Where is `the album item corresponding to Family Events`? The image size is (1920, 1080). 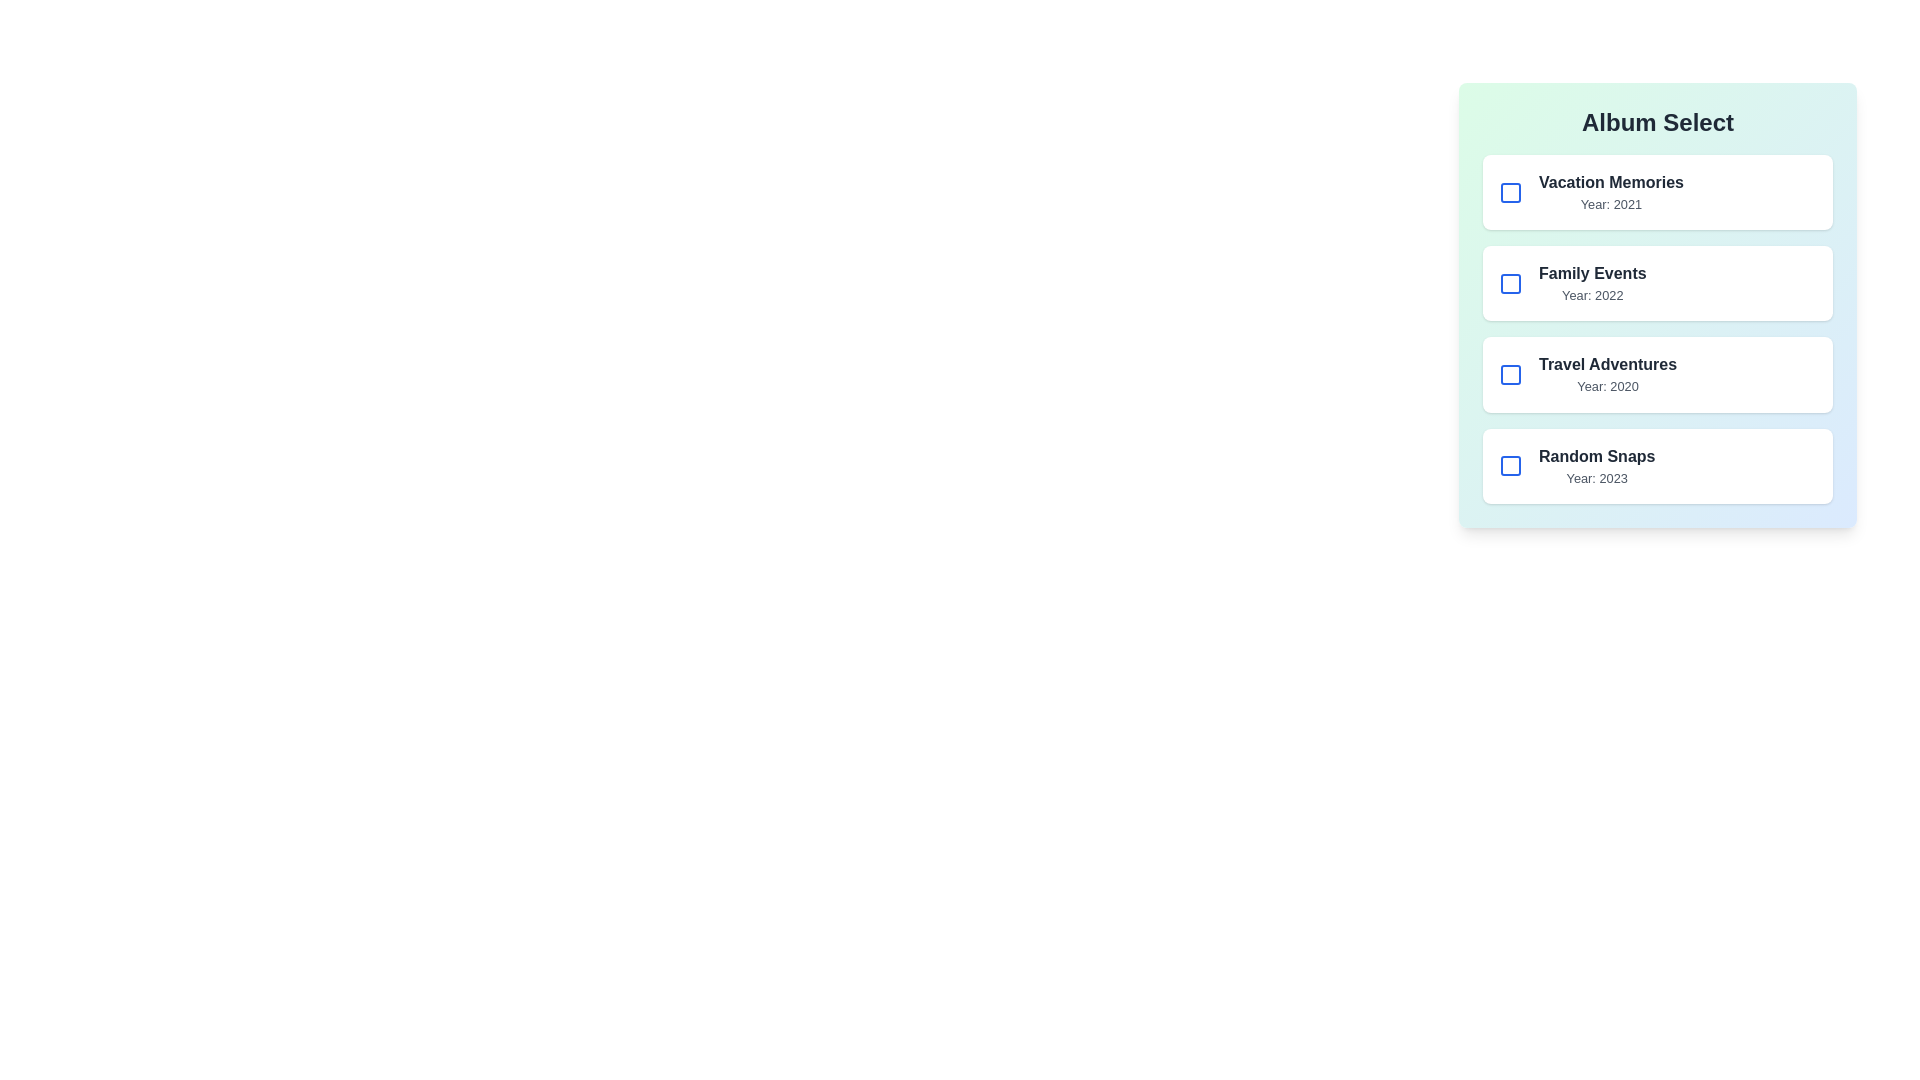 the album item corresponding to Family Events is located at coordinates (1657, 283).